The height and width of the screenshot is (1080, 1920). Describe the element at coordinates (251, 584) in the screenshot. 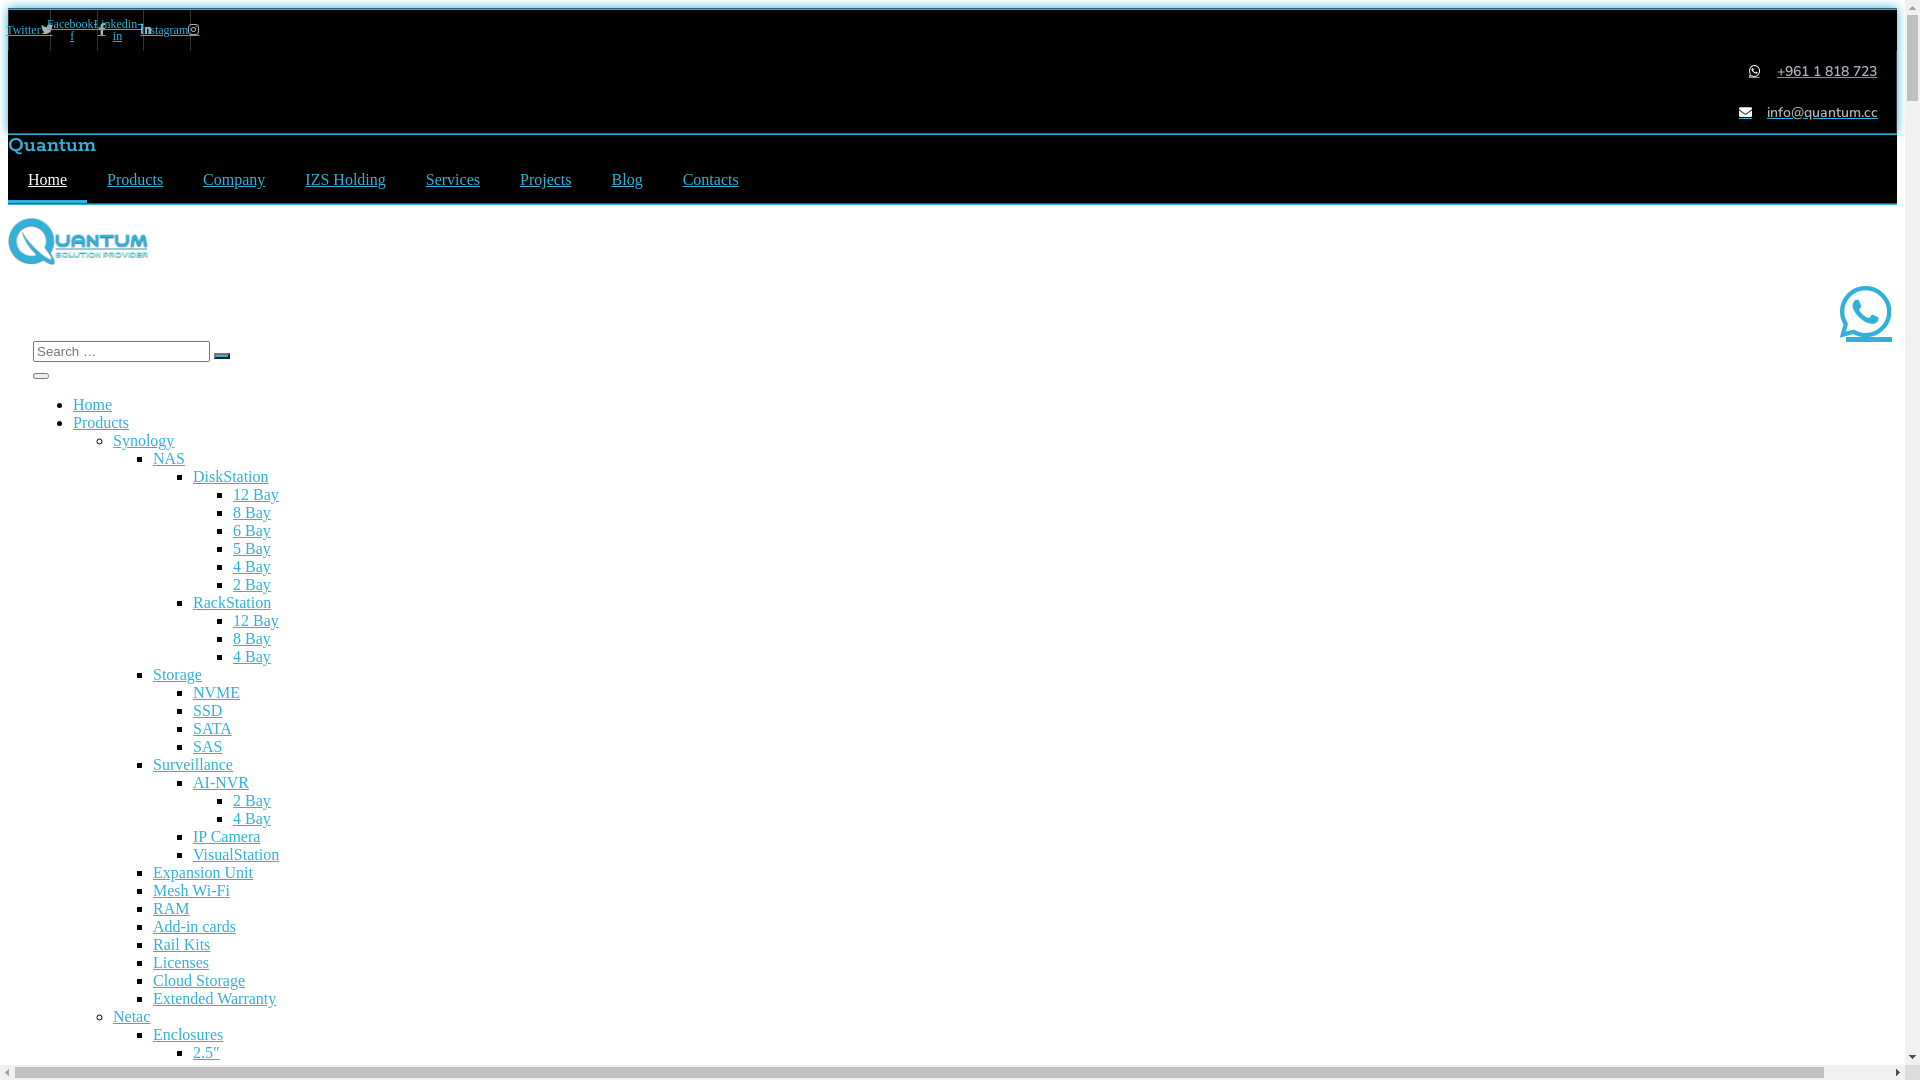

I see `'2 Bay'` at that location.